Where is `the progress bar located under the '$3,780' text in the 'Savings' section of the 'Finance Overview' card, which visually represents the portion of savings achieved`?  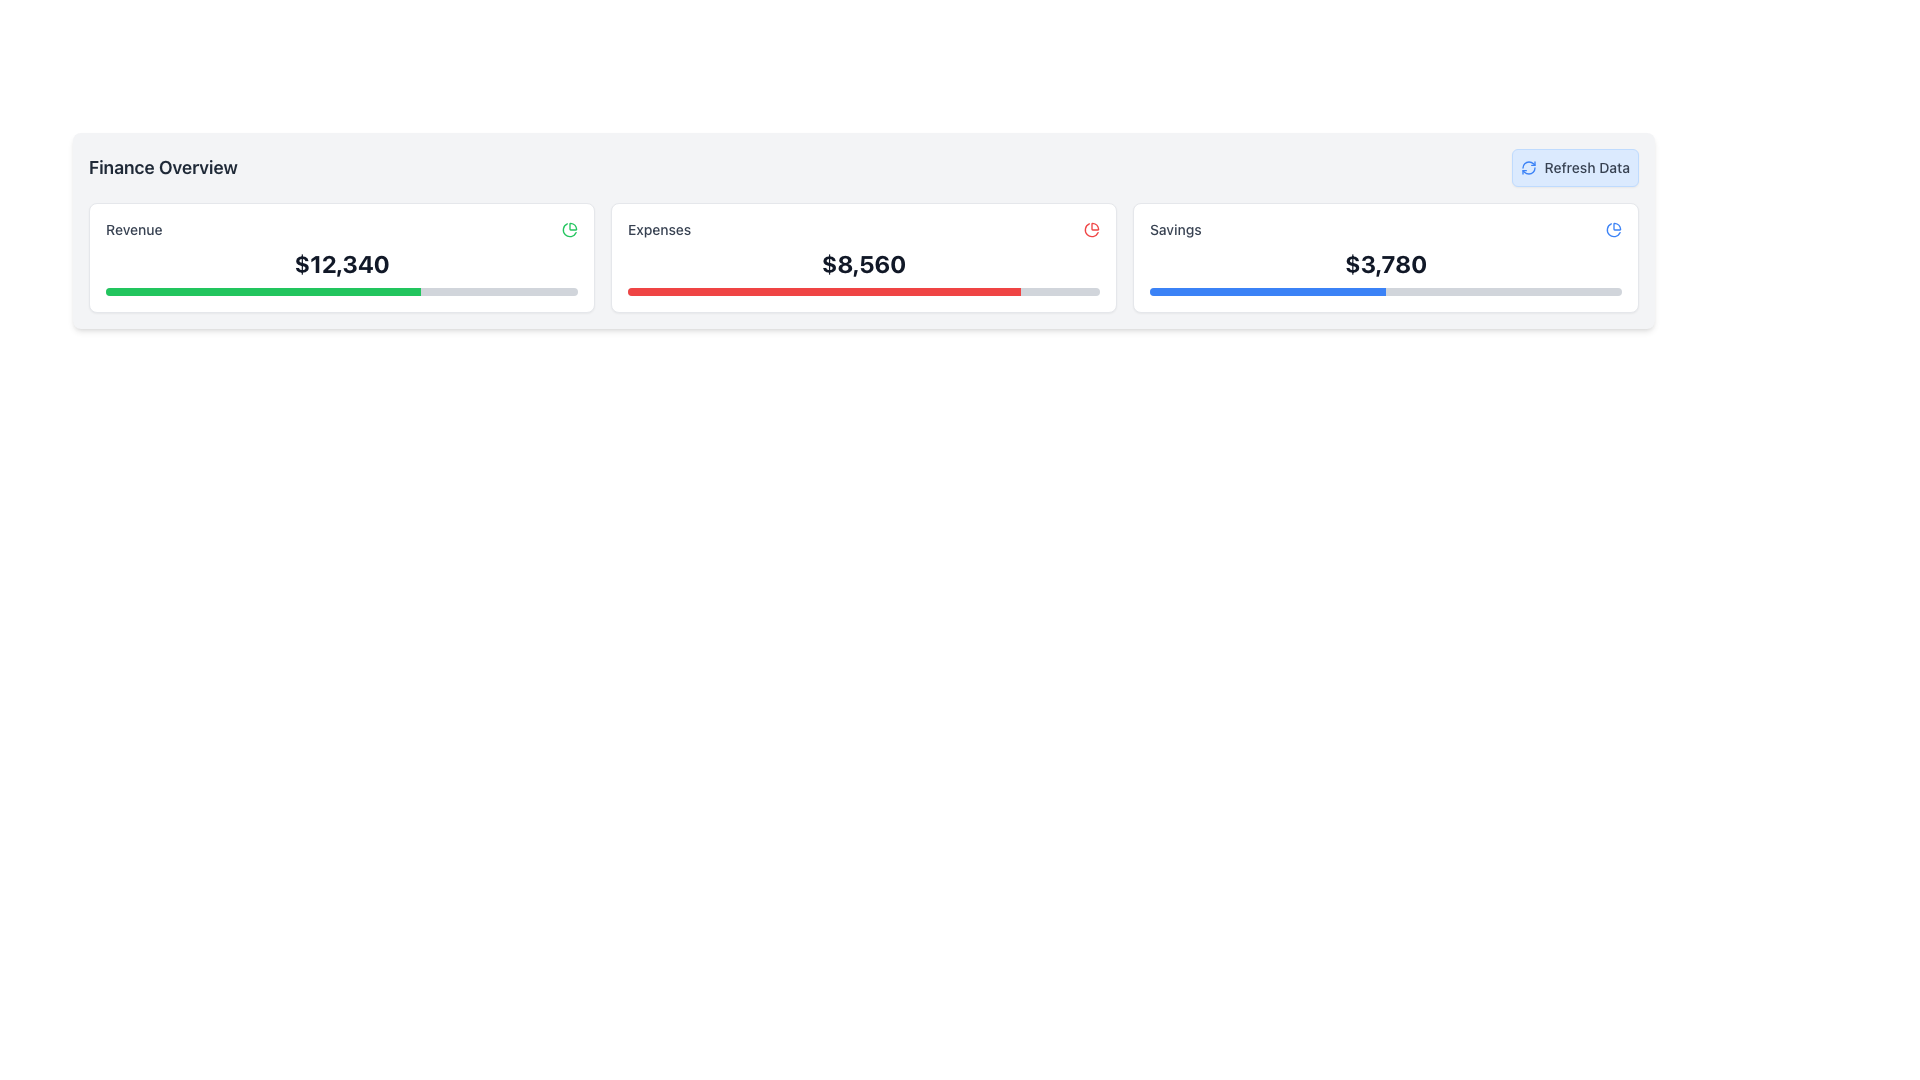 the progress bar located under the '$3,780' text in the 'Savings' section of the 'Finance Overview' card, which visually represents the portion of savings achieved is located at coordinates (1385, 292).